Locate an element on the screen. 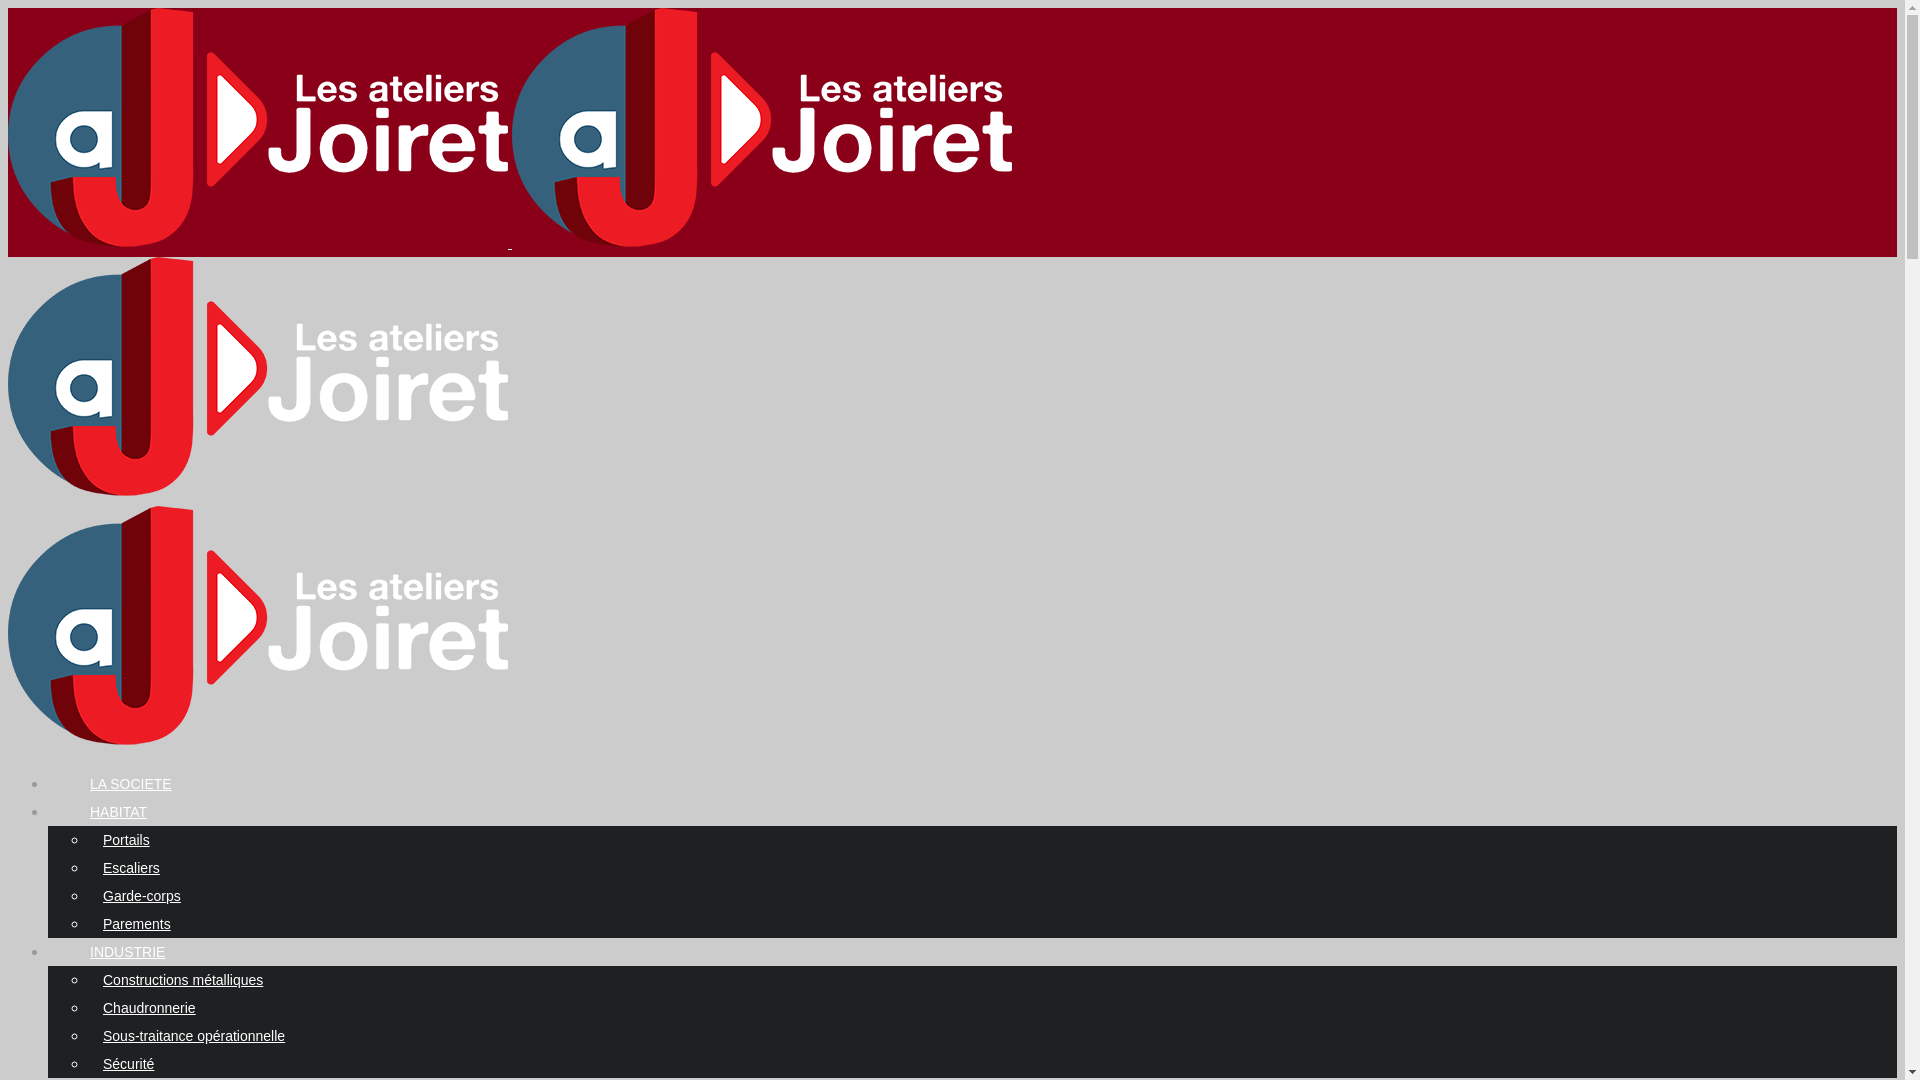  'HABITAT' is located at coordinates (117, 812).